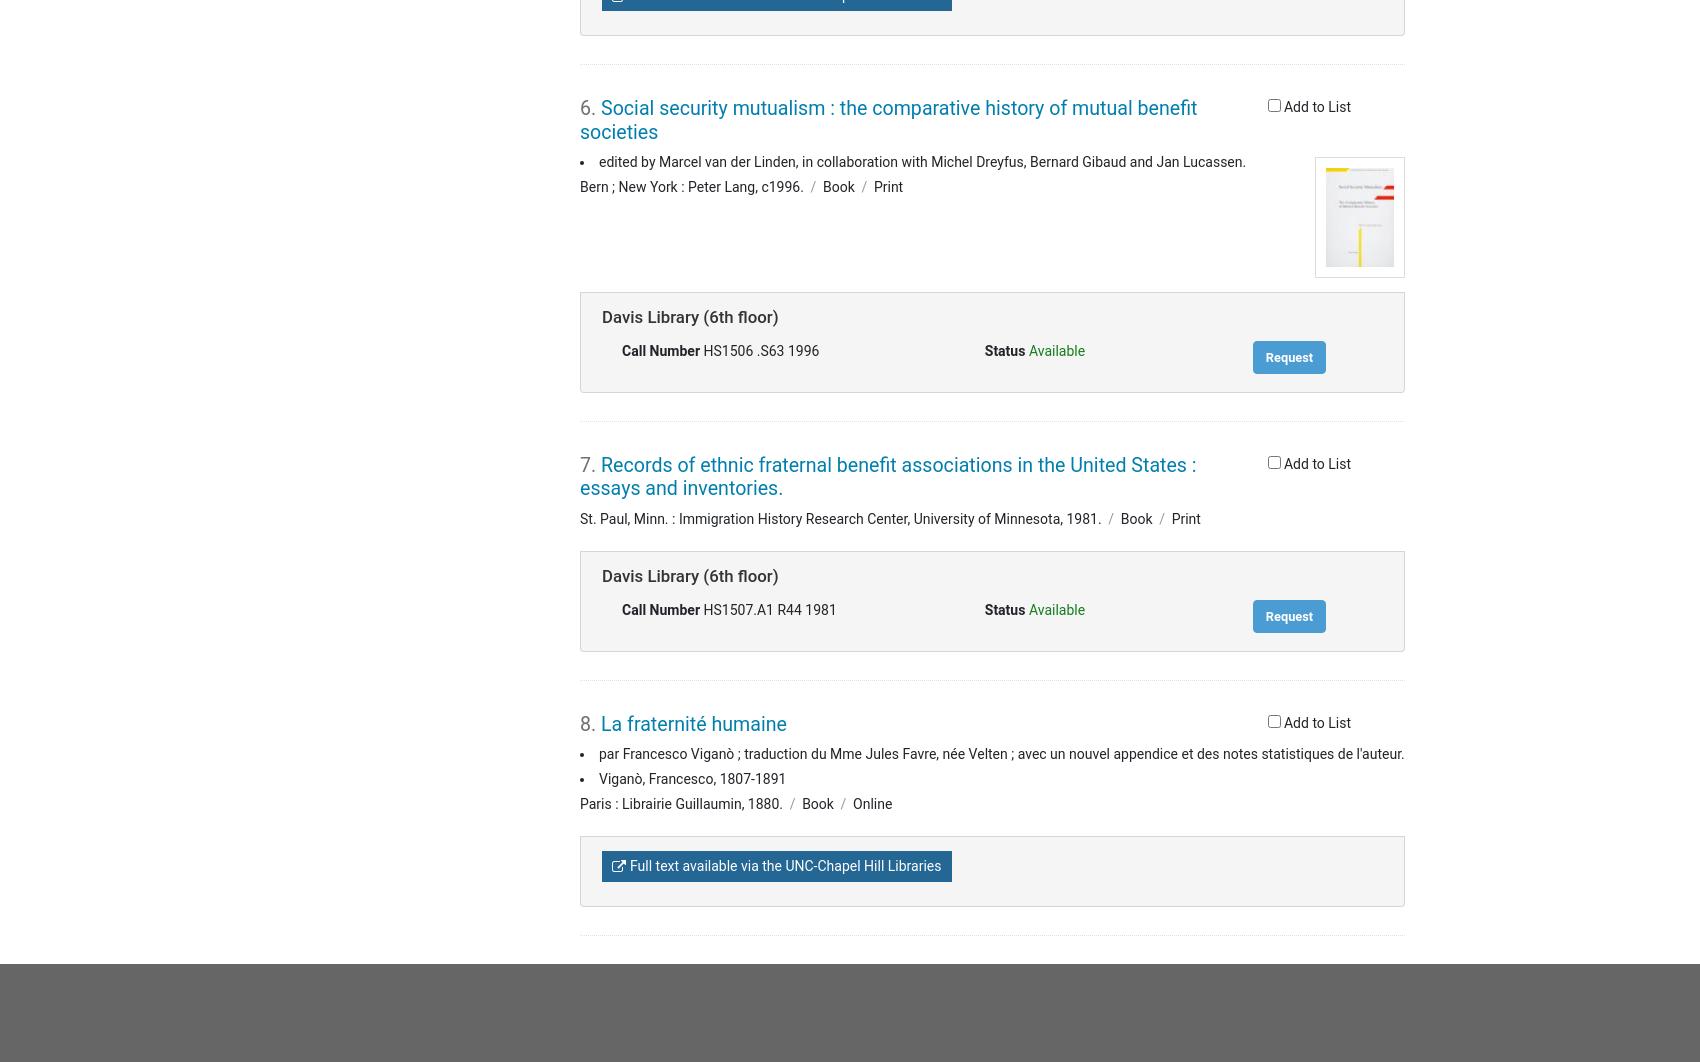 The image size is (1700, 1062). I want to click on '6.', so click(589, 108).